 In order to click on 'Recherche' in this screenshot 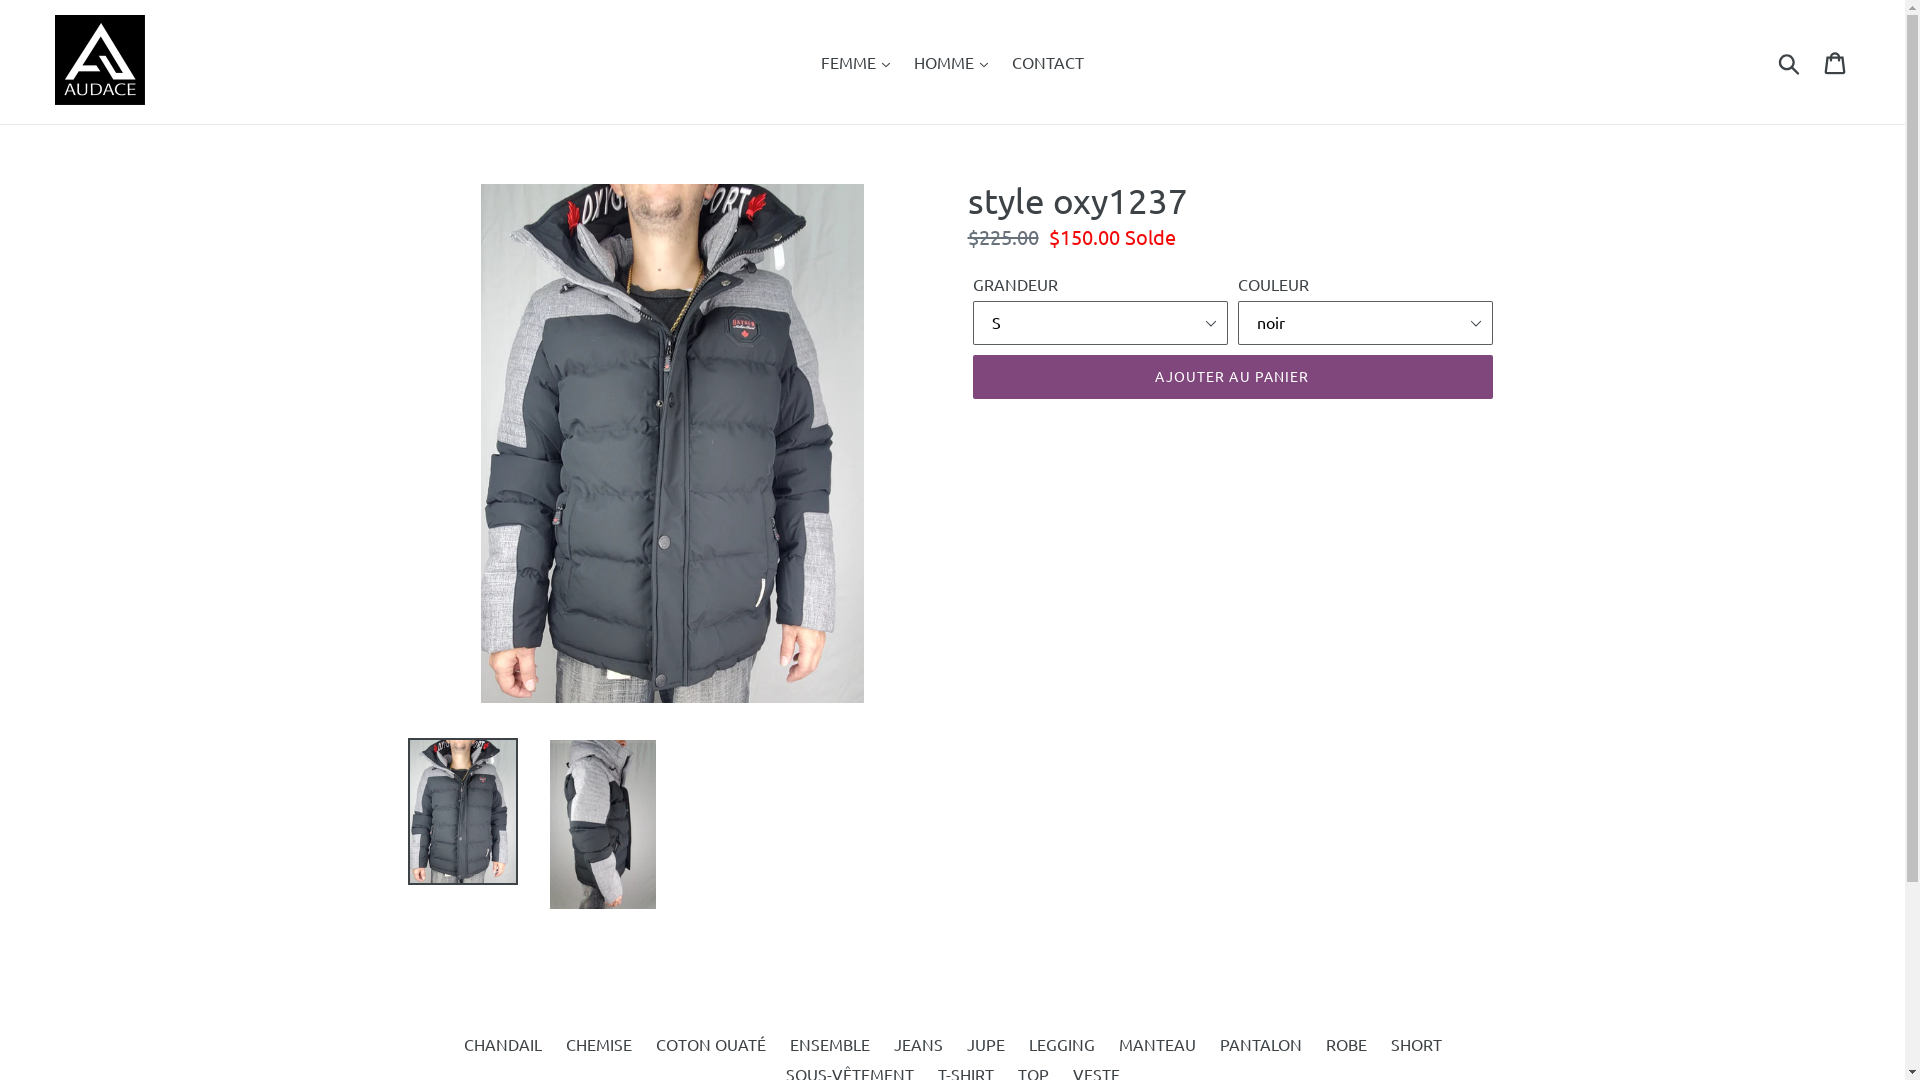, I will do `click(1766, 60)`.